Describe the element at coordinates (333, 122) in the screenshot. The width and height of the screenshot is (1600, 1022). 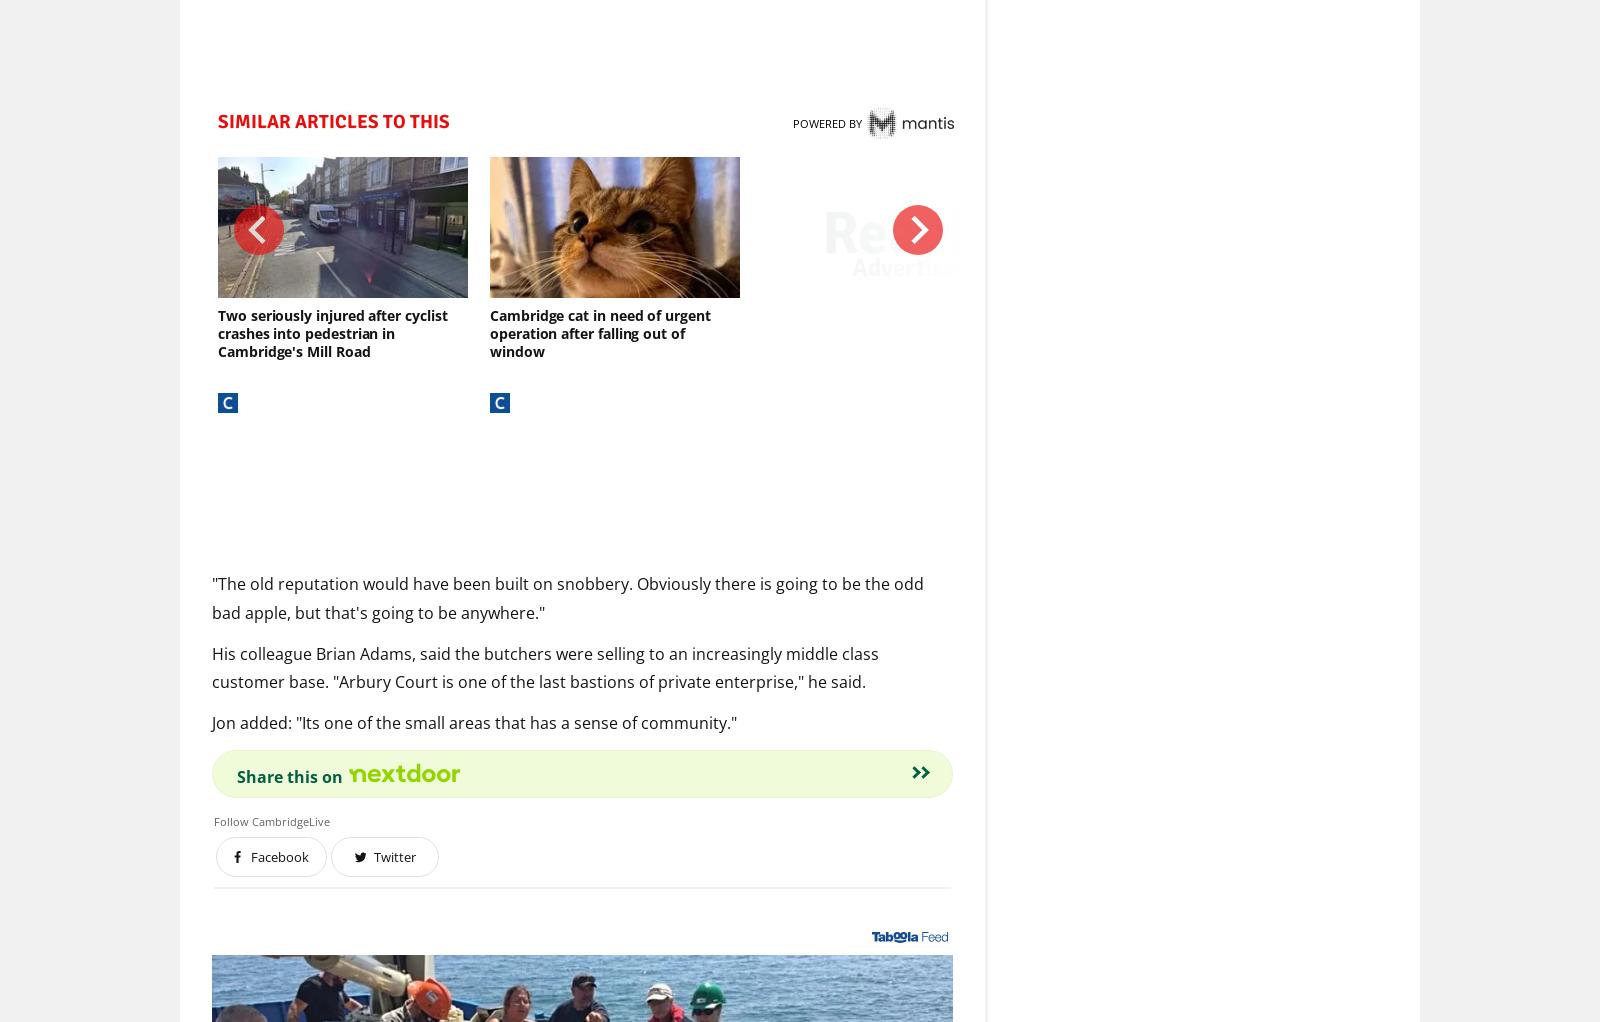
I see `'SIMILAR ARTICLES TO THIS'` at that location.